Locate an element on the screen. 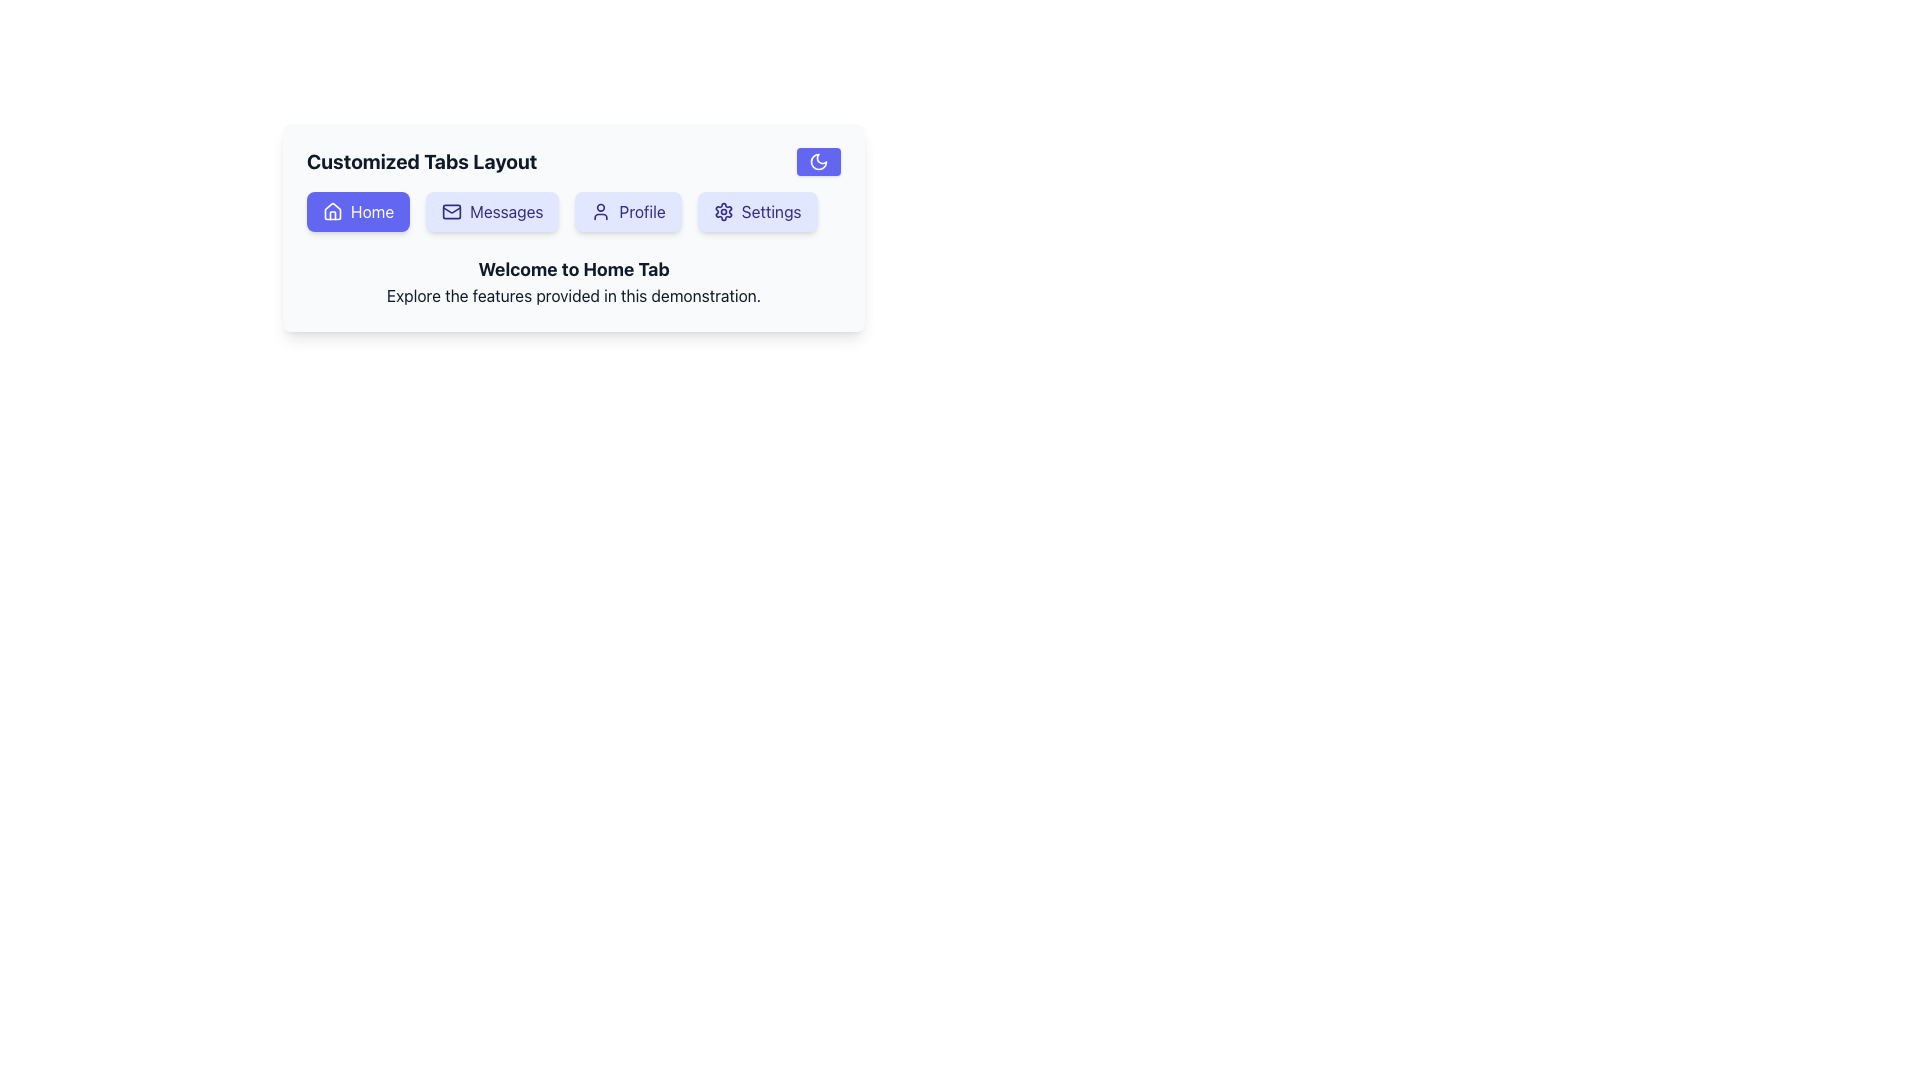 This screenshot has width=1920, height=1080. the crescent moon icon used for toggling dark mode, located on the far-right side of the top row of icons is located at coordinates (819, 161).